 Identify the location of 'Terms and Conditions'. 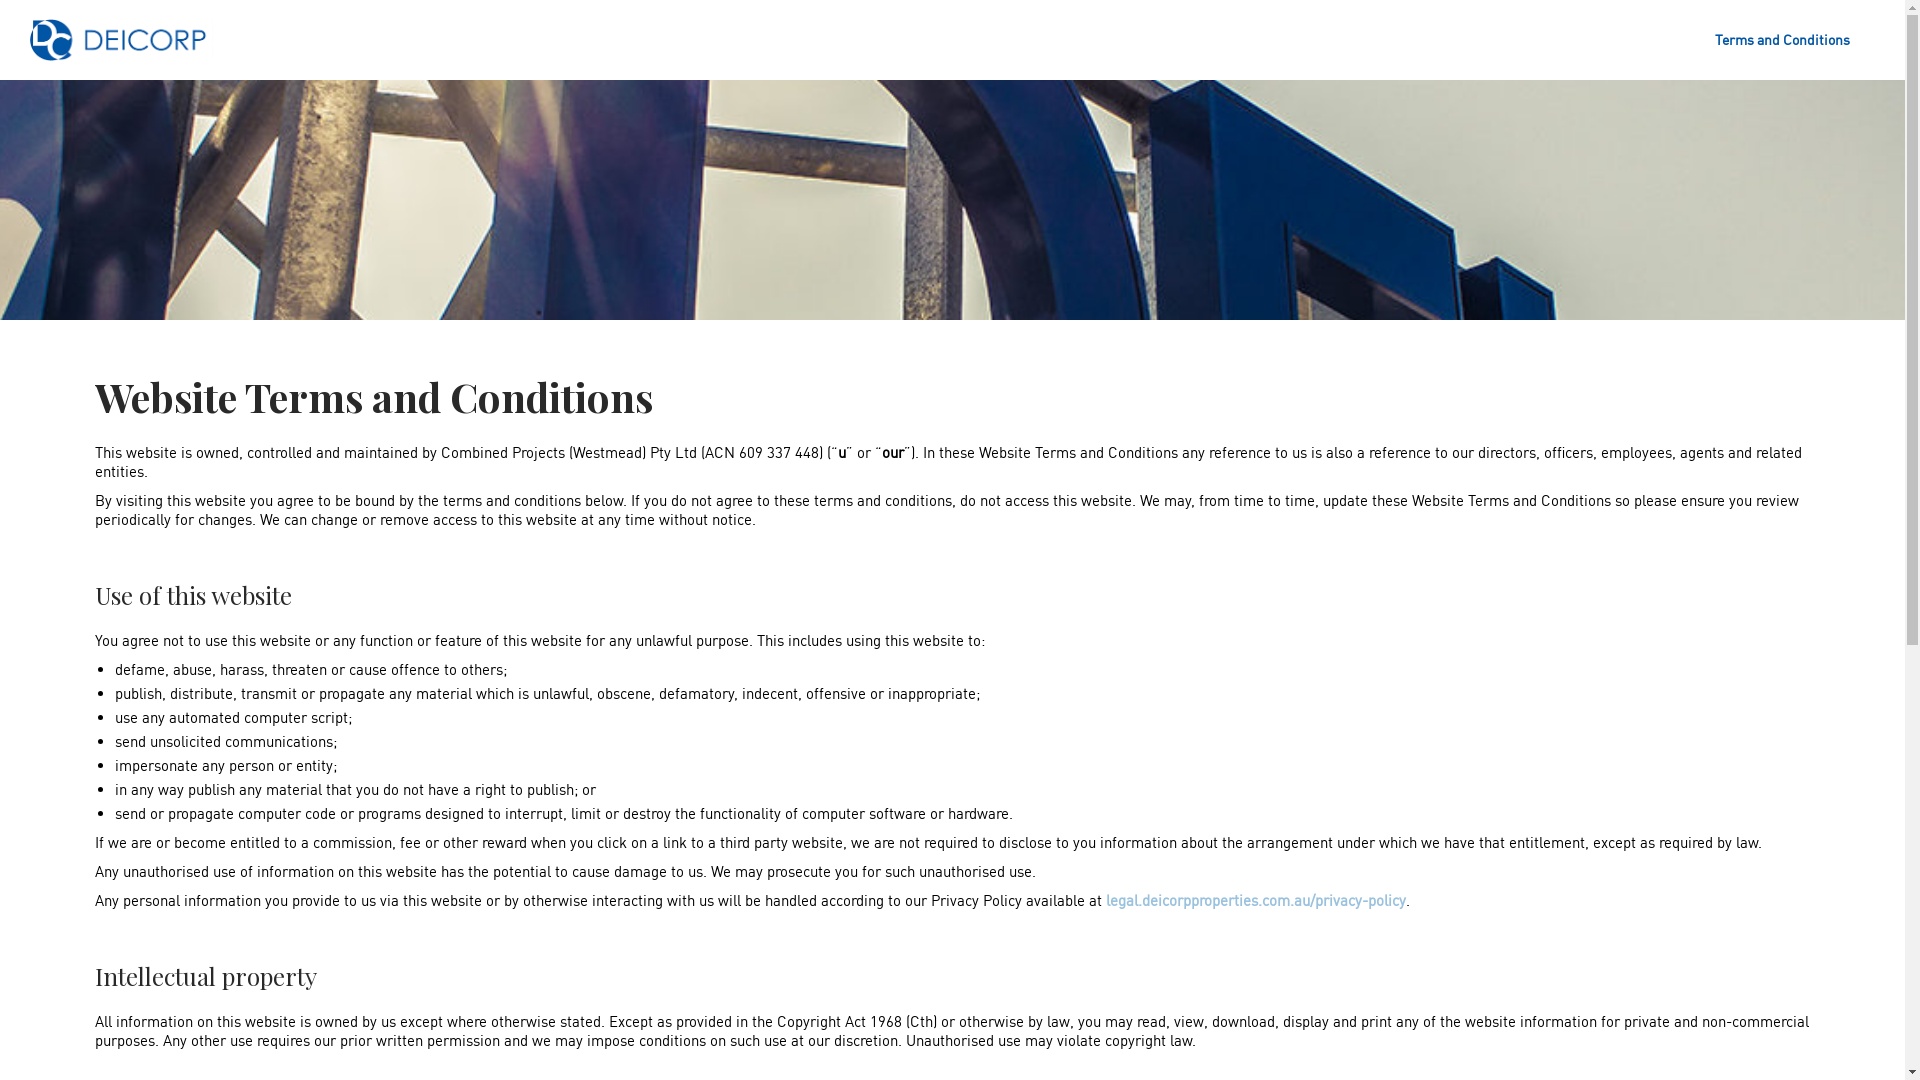
(1782, 39).